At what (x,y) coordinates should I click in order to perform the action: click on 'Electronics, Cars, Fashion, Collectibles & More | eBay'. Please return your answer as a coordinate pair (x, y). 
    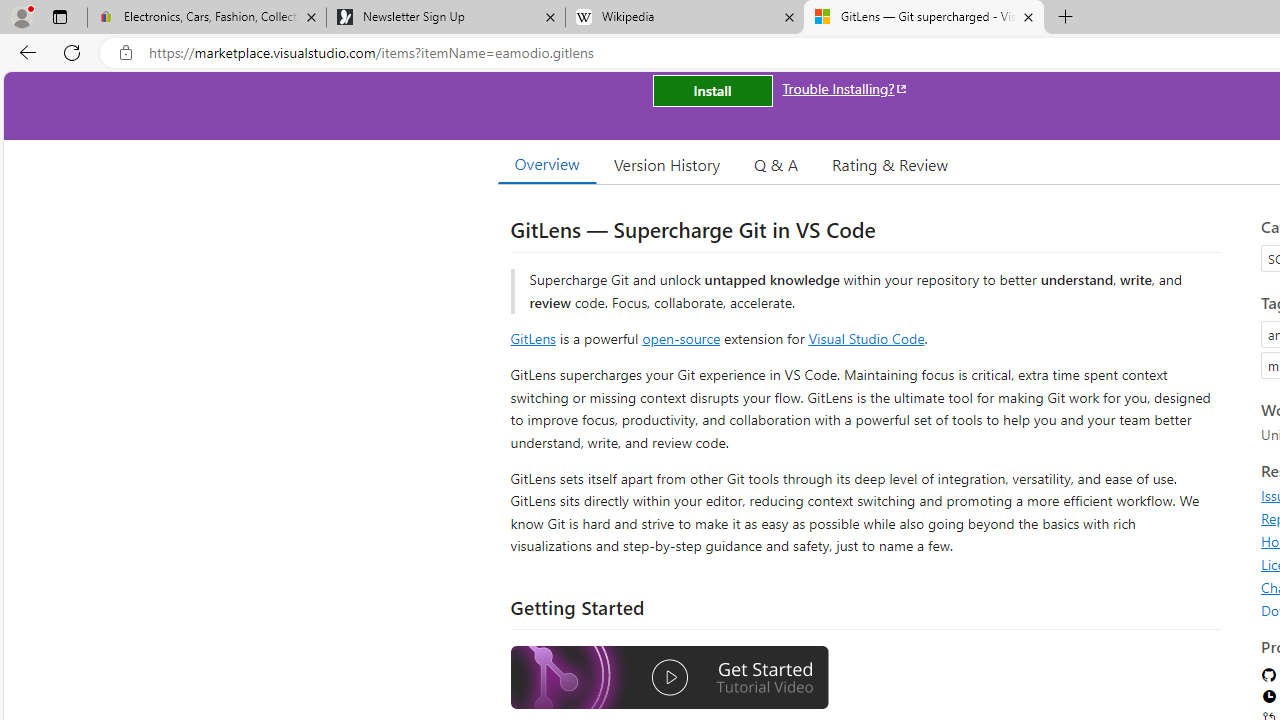
    Looking at the image, I should click on (207, 17).